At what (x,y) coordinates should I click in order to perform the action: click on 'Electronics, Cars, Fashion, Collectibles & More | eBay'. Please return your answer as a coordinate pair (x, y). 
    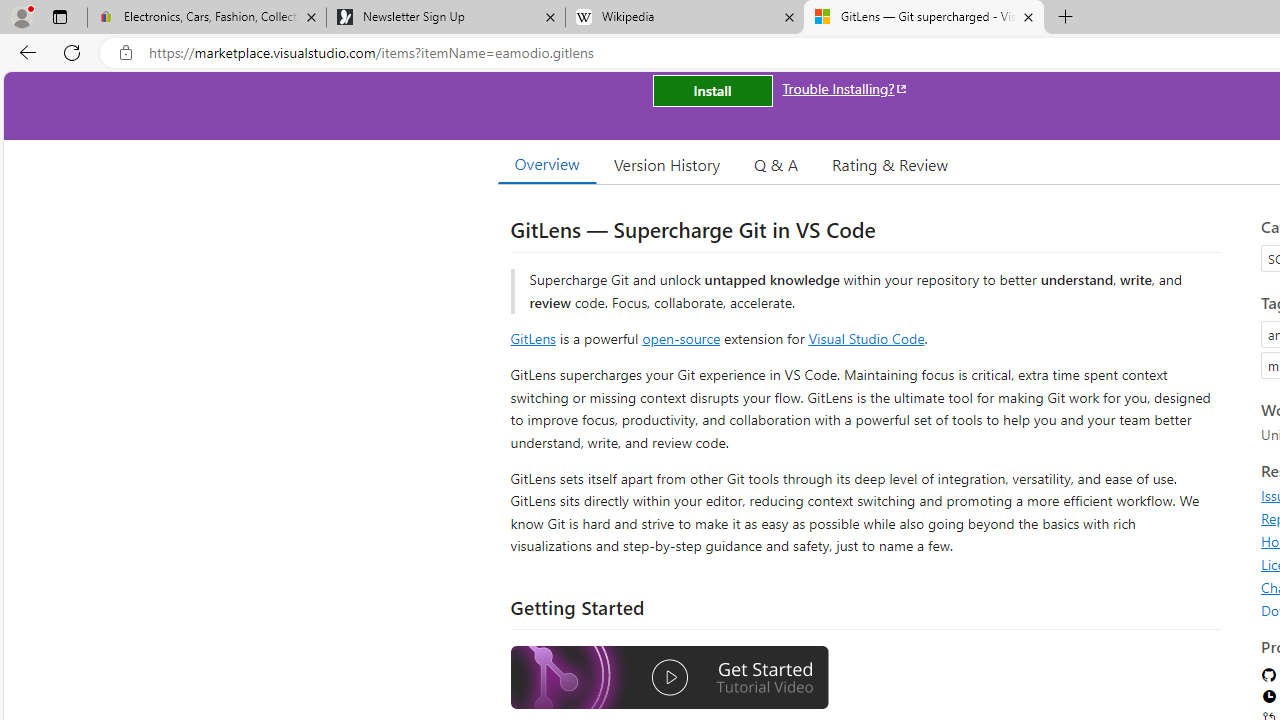
    Looking at the image, I should click on (207, 17).